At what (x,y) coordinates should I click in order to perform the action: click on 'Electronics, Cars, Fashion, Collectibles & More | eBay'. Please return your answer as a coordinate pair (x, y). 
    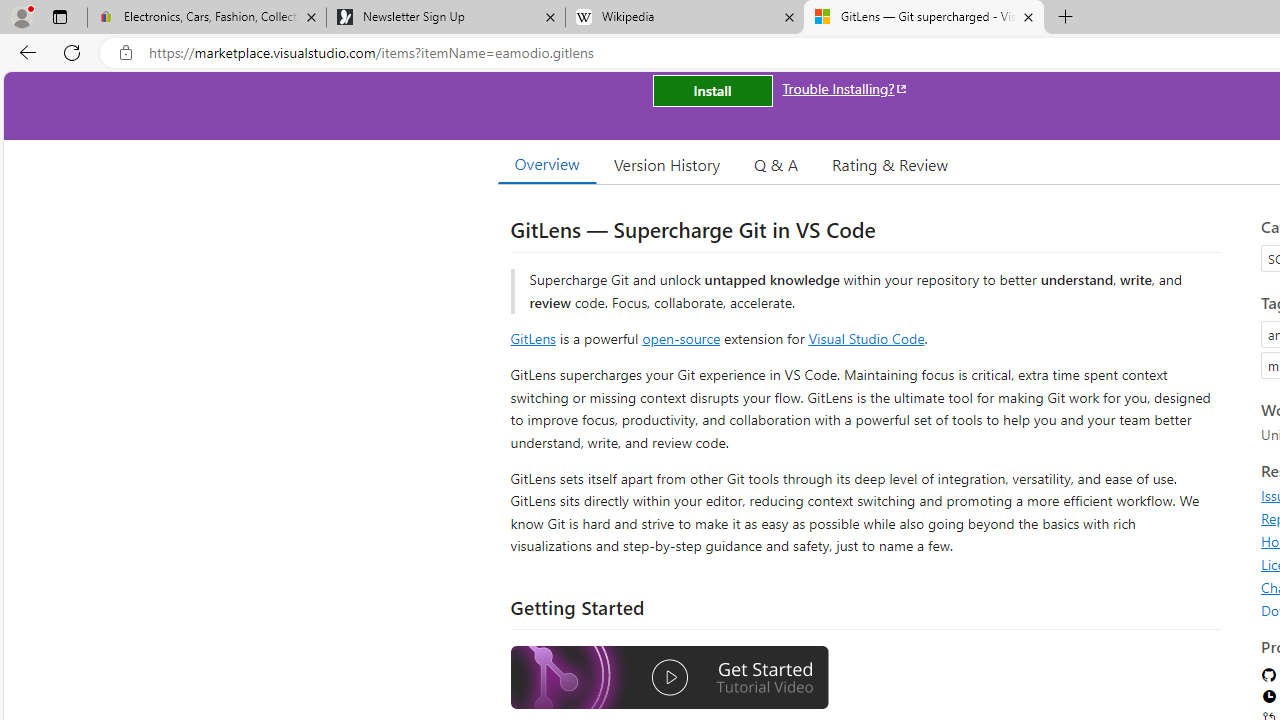
    Looking at the image, I should click on (207, 17).